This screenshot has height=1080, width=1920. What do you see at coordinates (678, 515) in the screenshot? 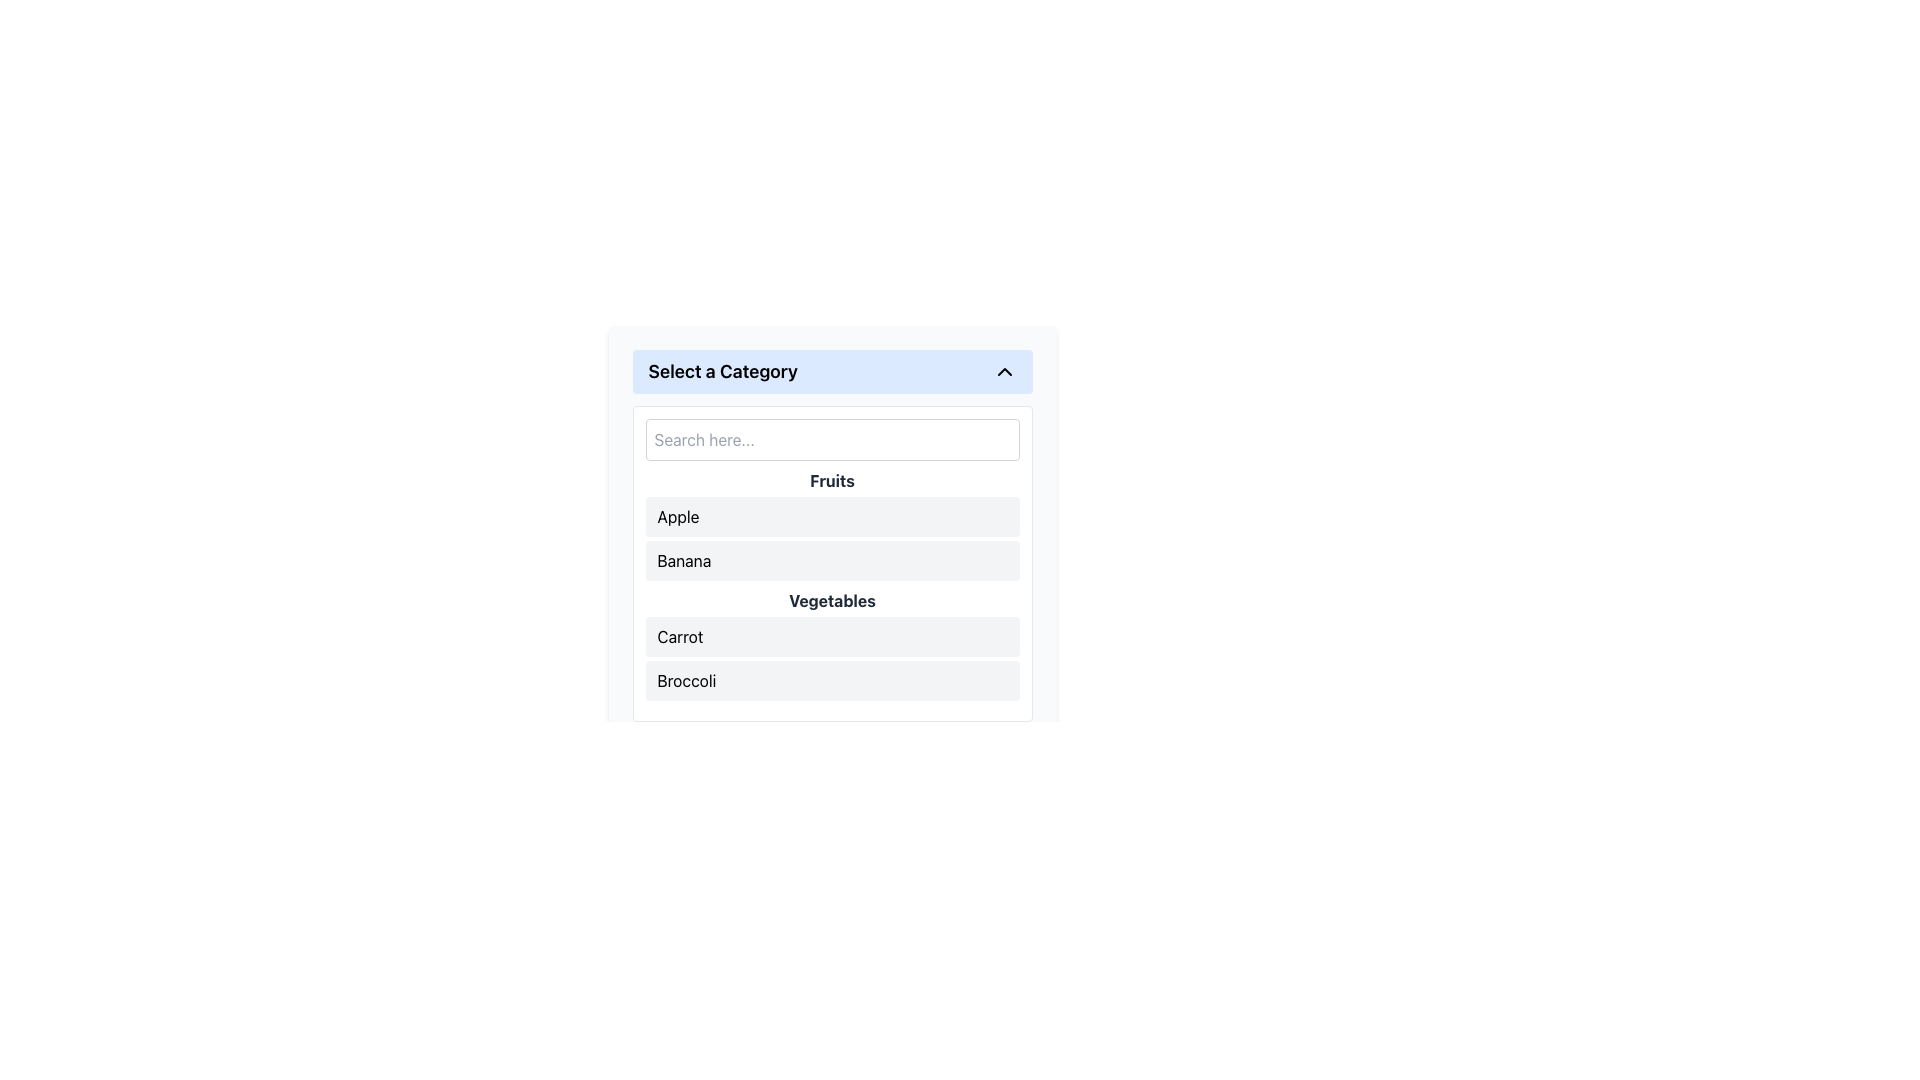
I see `the text label displaying 'Apple', which is the first item in a vertically arranged list of category options under the header 'Fruits'` at bounding box center [678, 515].